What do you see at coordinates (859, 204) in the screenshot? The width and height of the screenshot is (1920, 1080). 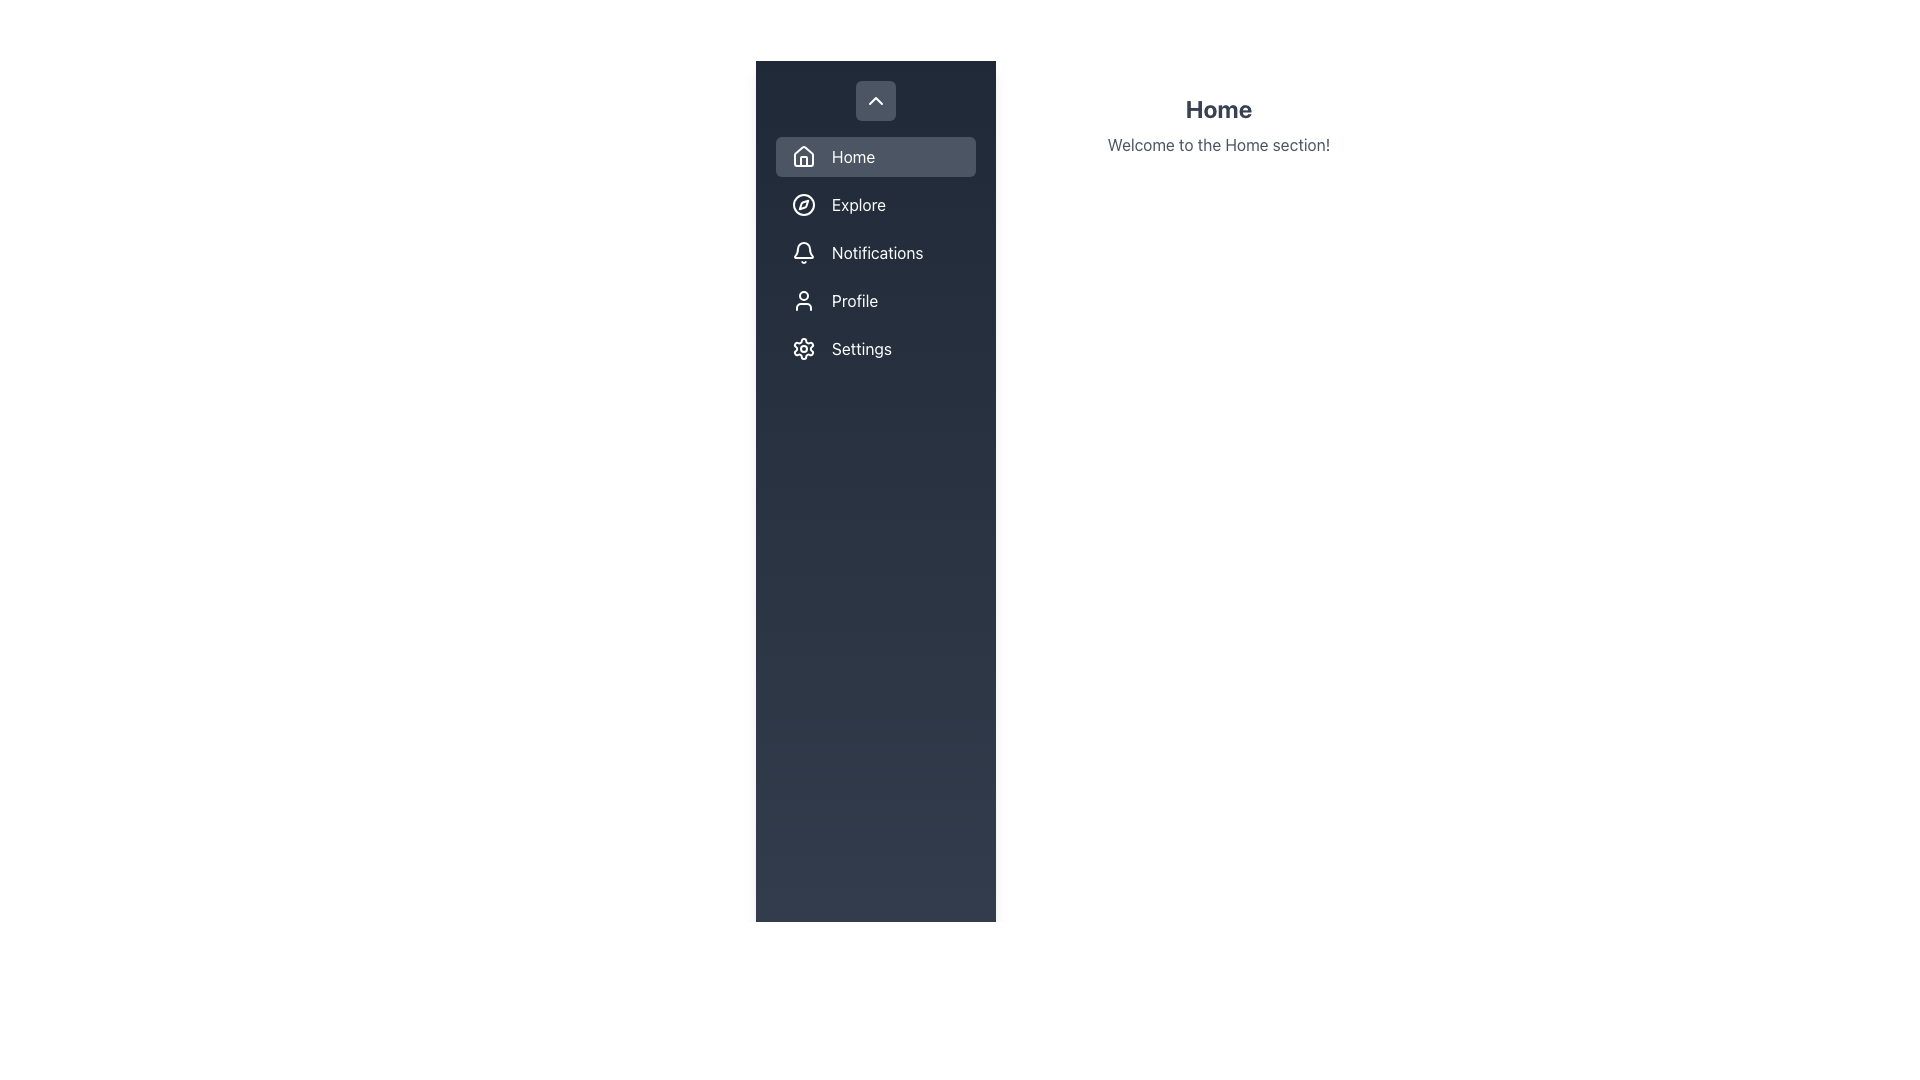 I see `the 'Explore' text label in the vertical navigation menu to navigate to the linked 'Explore' section of the application` at bounding box center [859, 204].